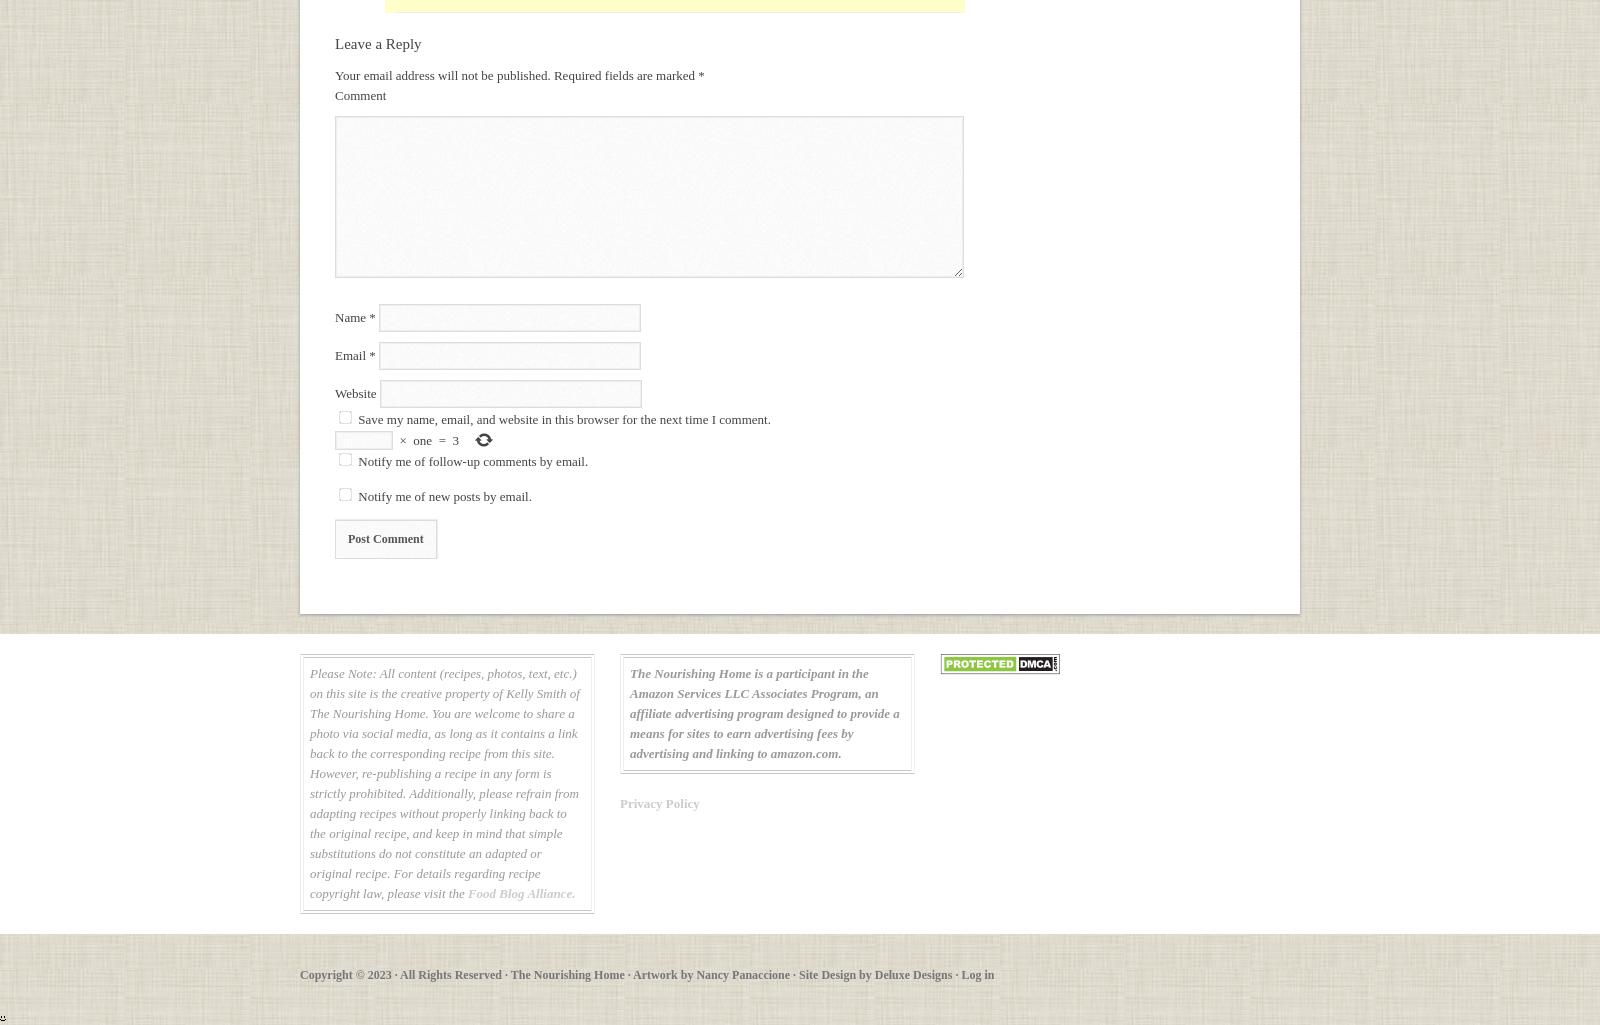 The image size is (1600, 1025). I want to click on 'Name', so click(352, 317).